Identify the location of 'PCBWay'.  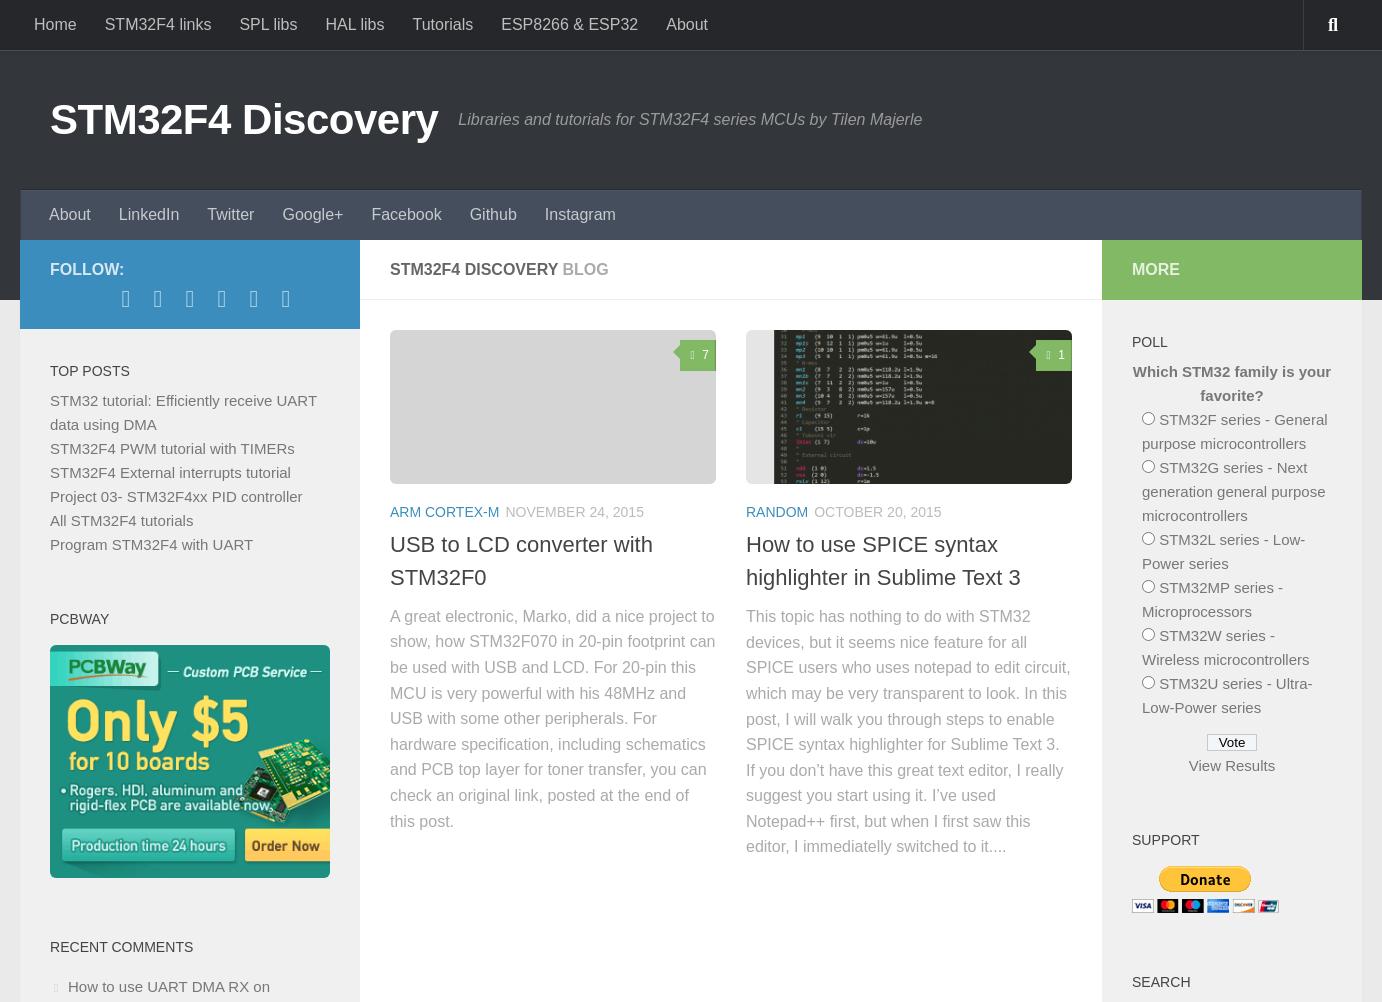
(79, 618).